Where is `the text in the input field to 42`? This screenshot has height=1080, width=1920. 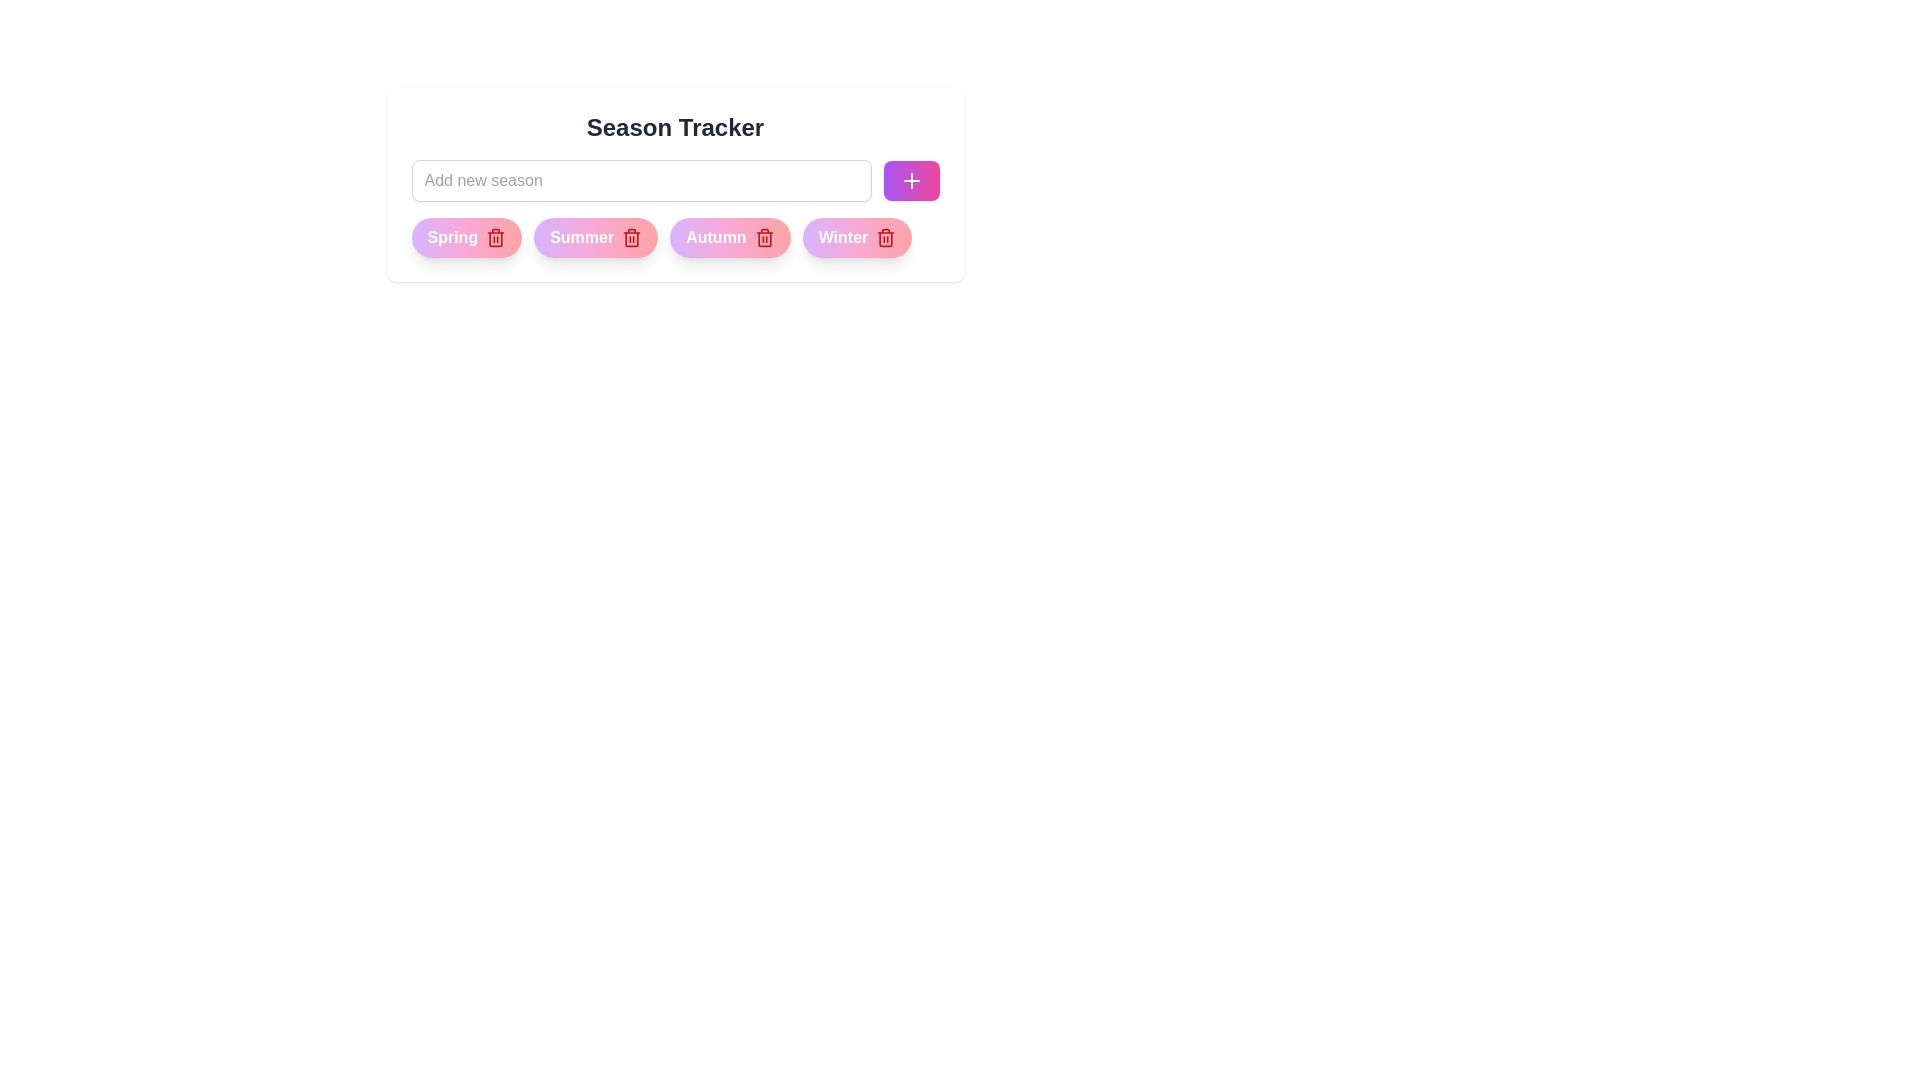 the text in the input field to 42 is located at coordinates (641, 181).